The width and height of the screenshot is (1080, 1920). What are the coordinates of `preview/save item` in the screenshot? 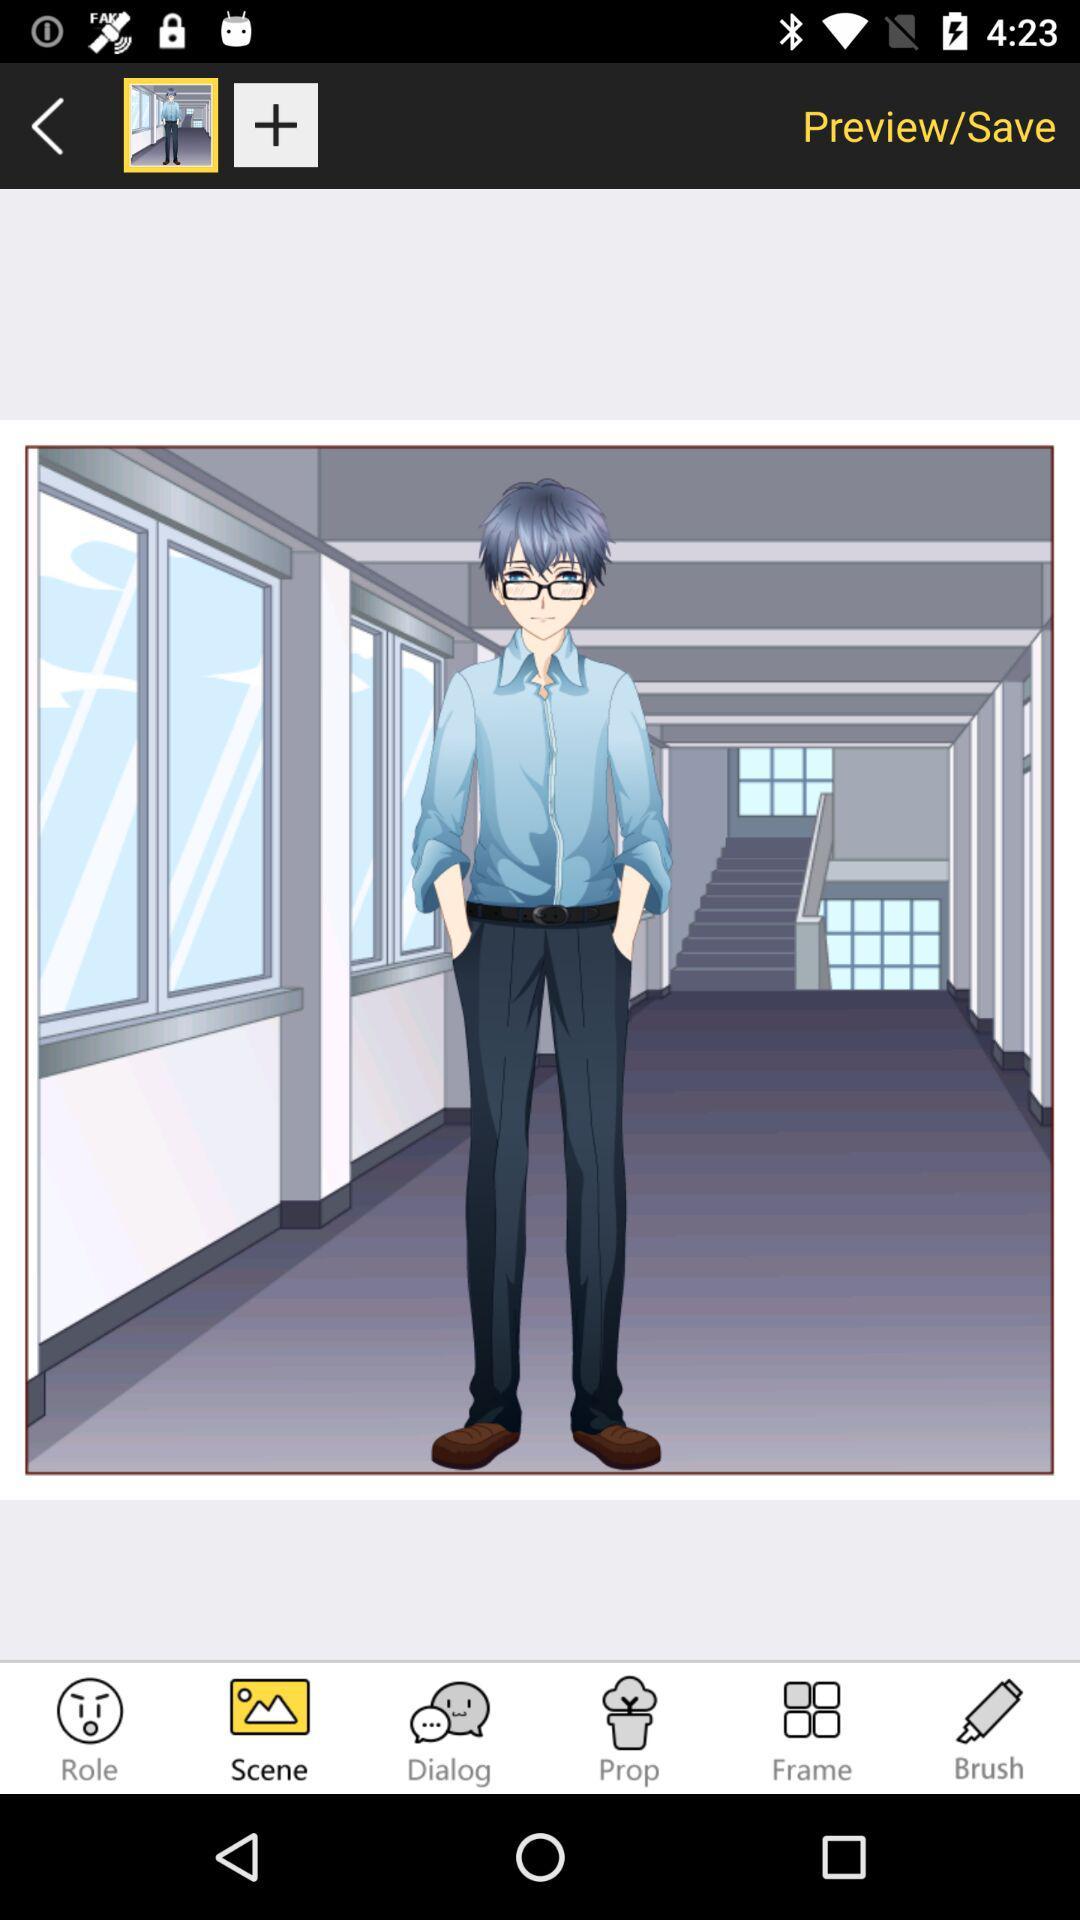 It's located at (929, 124).